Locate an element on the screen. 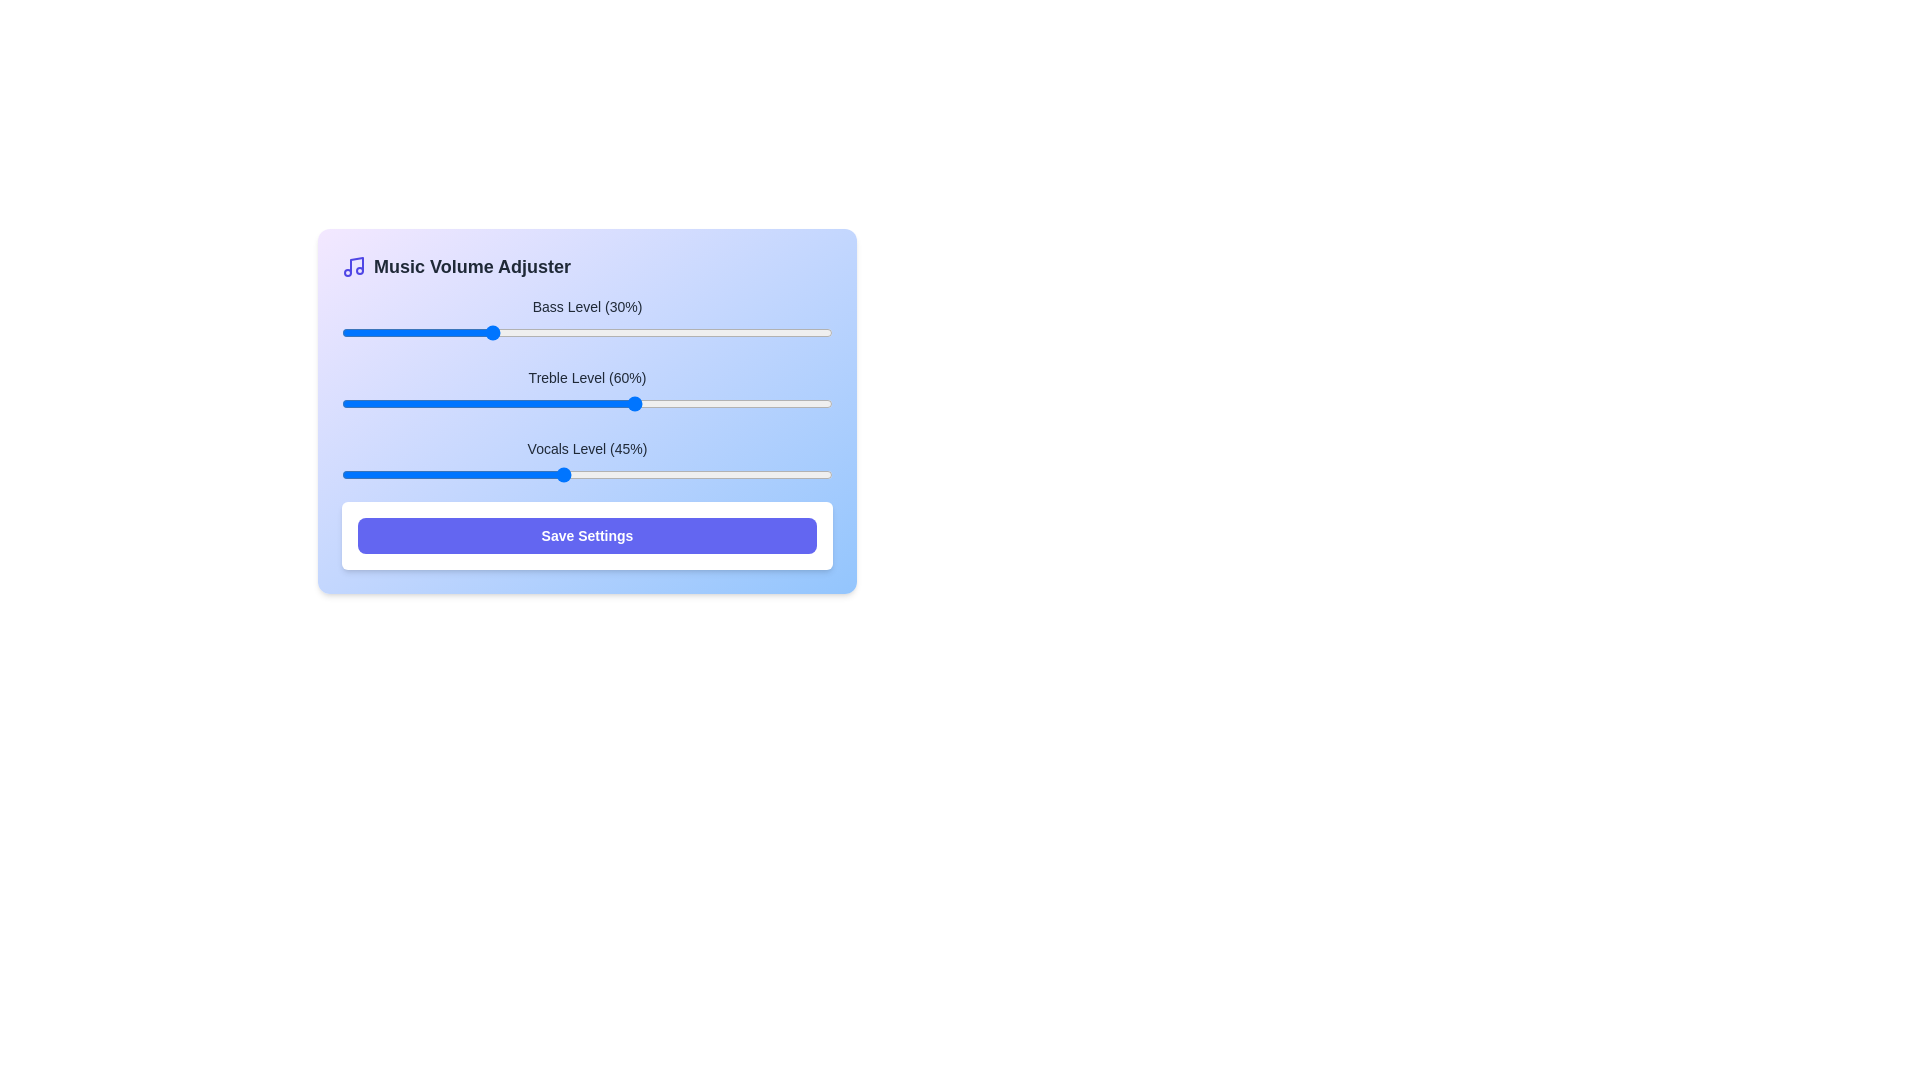  the bass level is located at coordinates (366, 331).